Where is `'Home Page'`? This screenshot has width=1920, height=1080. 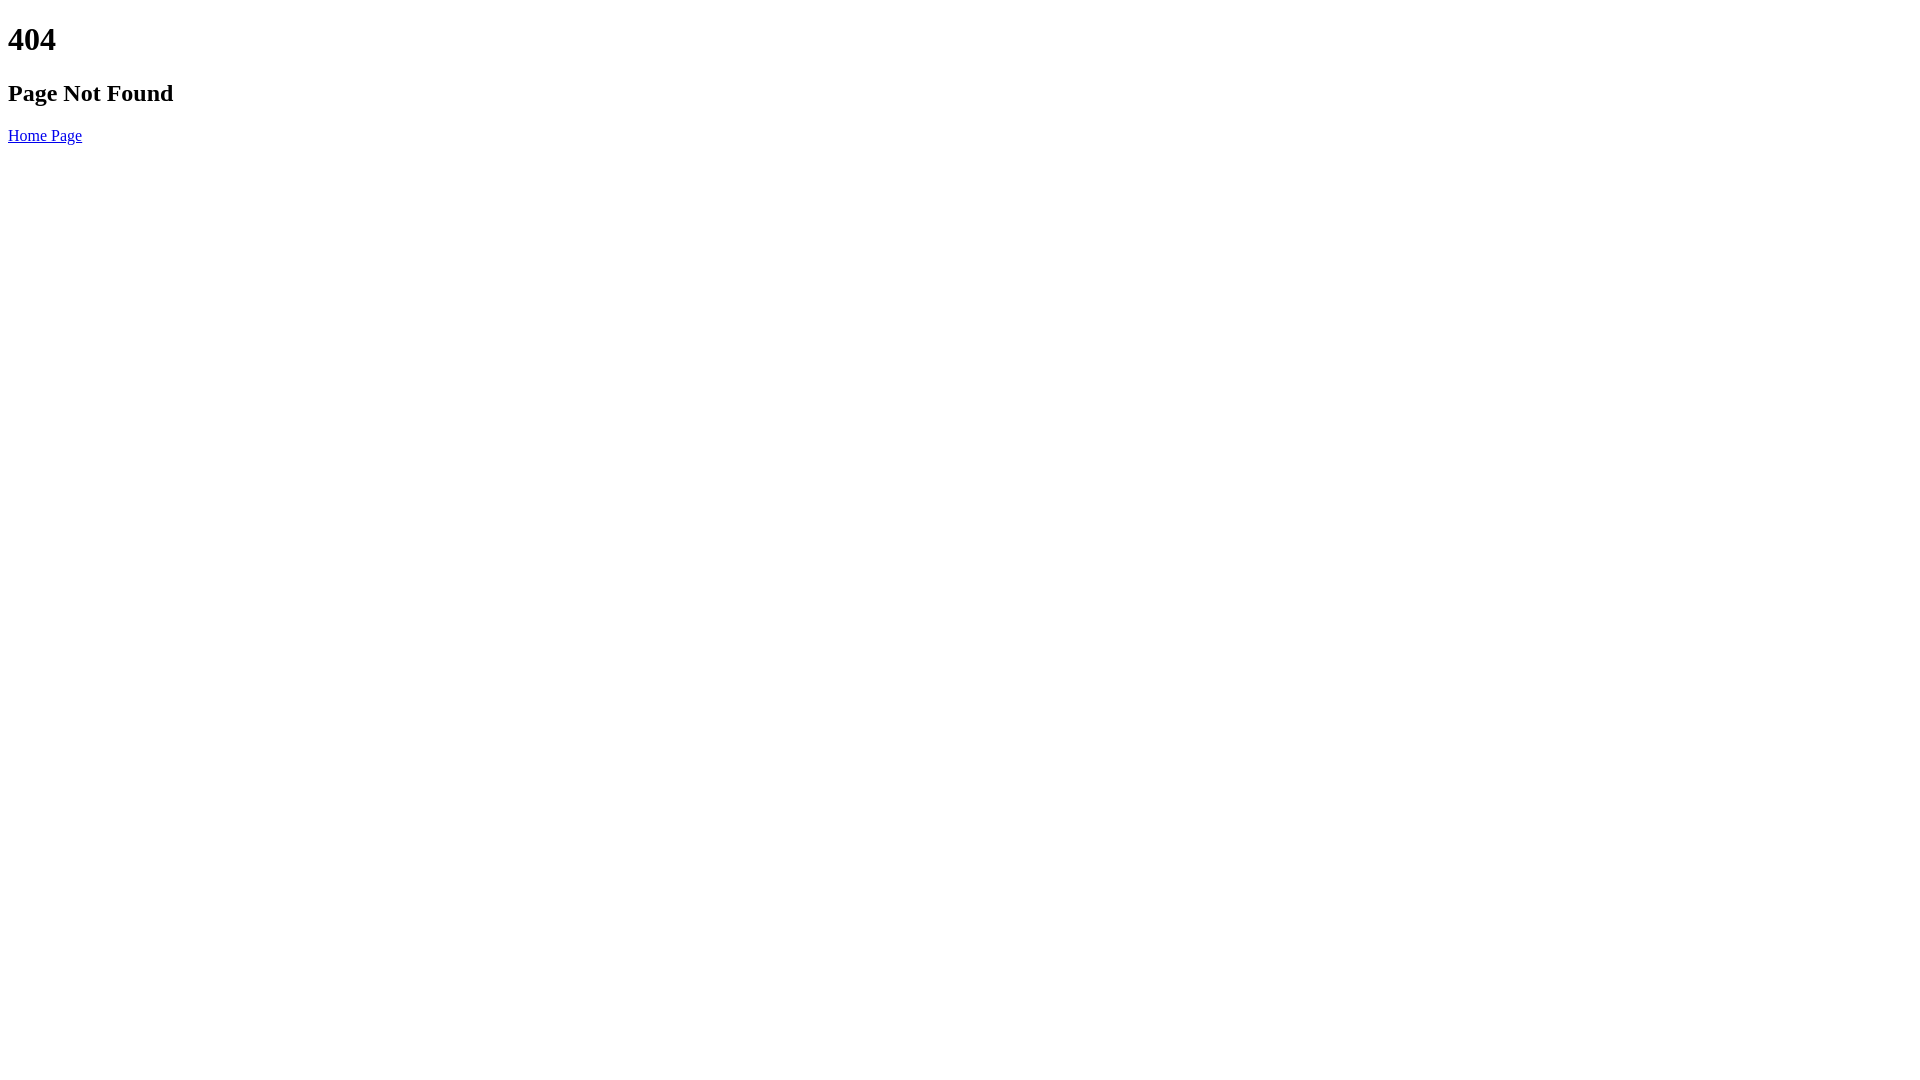 'Home Page' is located at coordinates (44, 135).